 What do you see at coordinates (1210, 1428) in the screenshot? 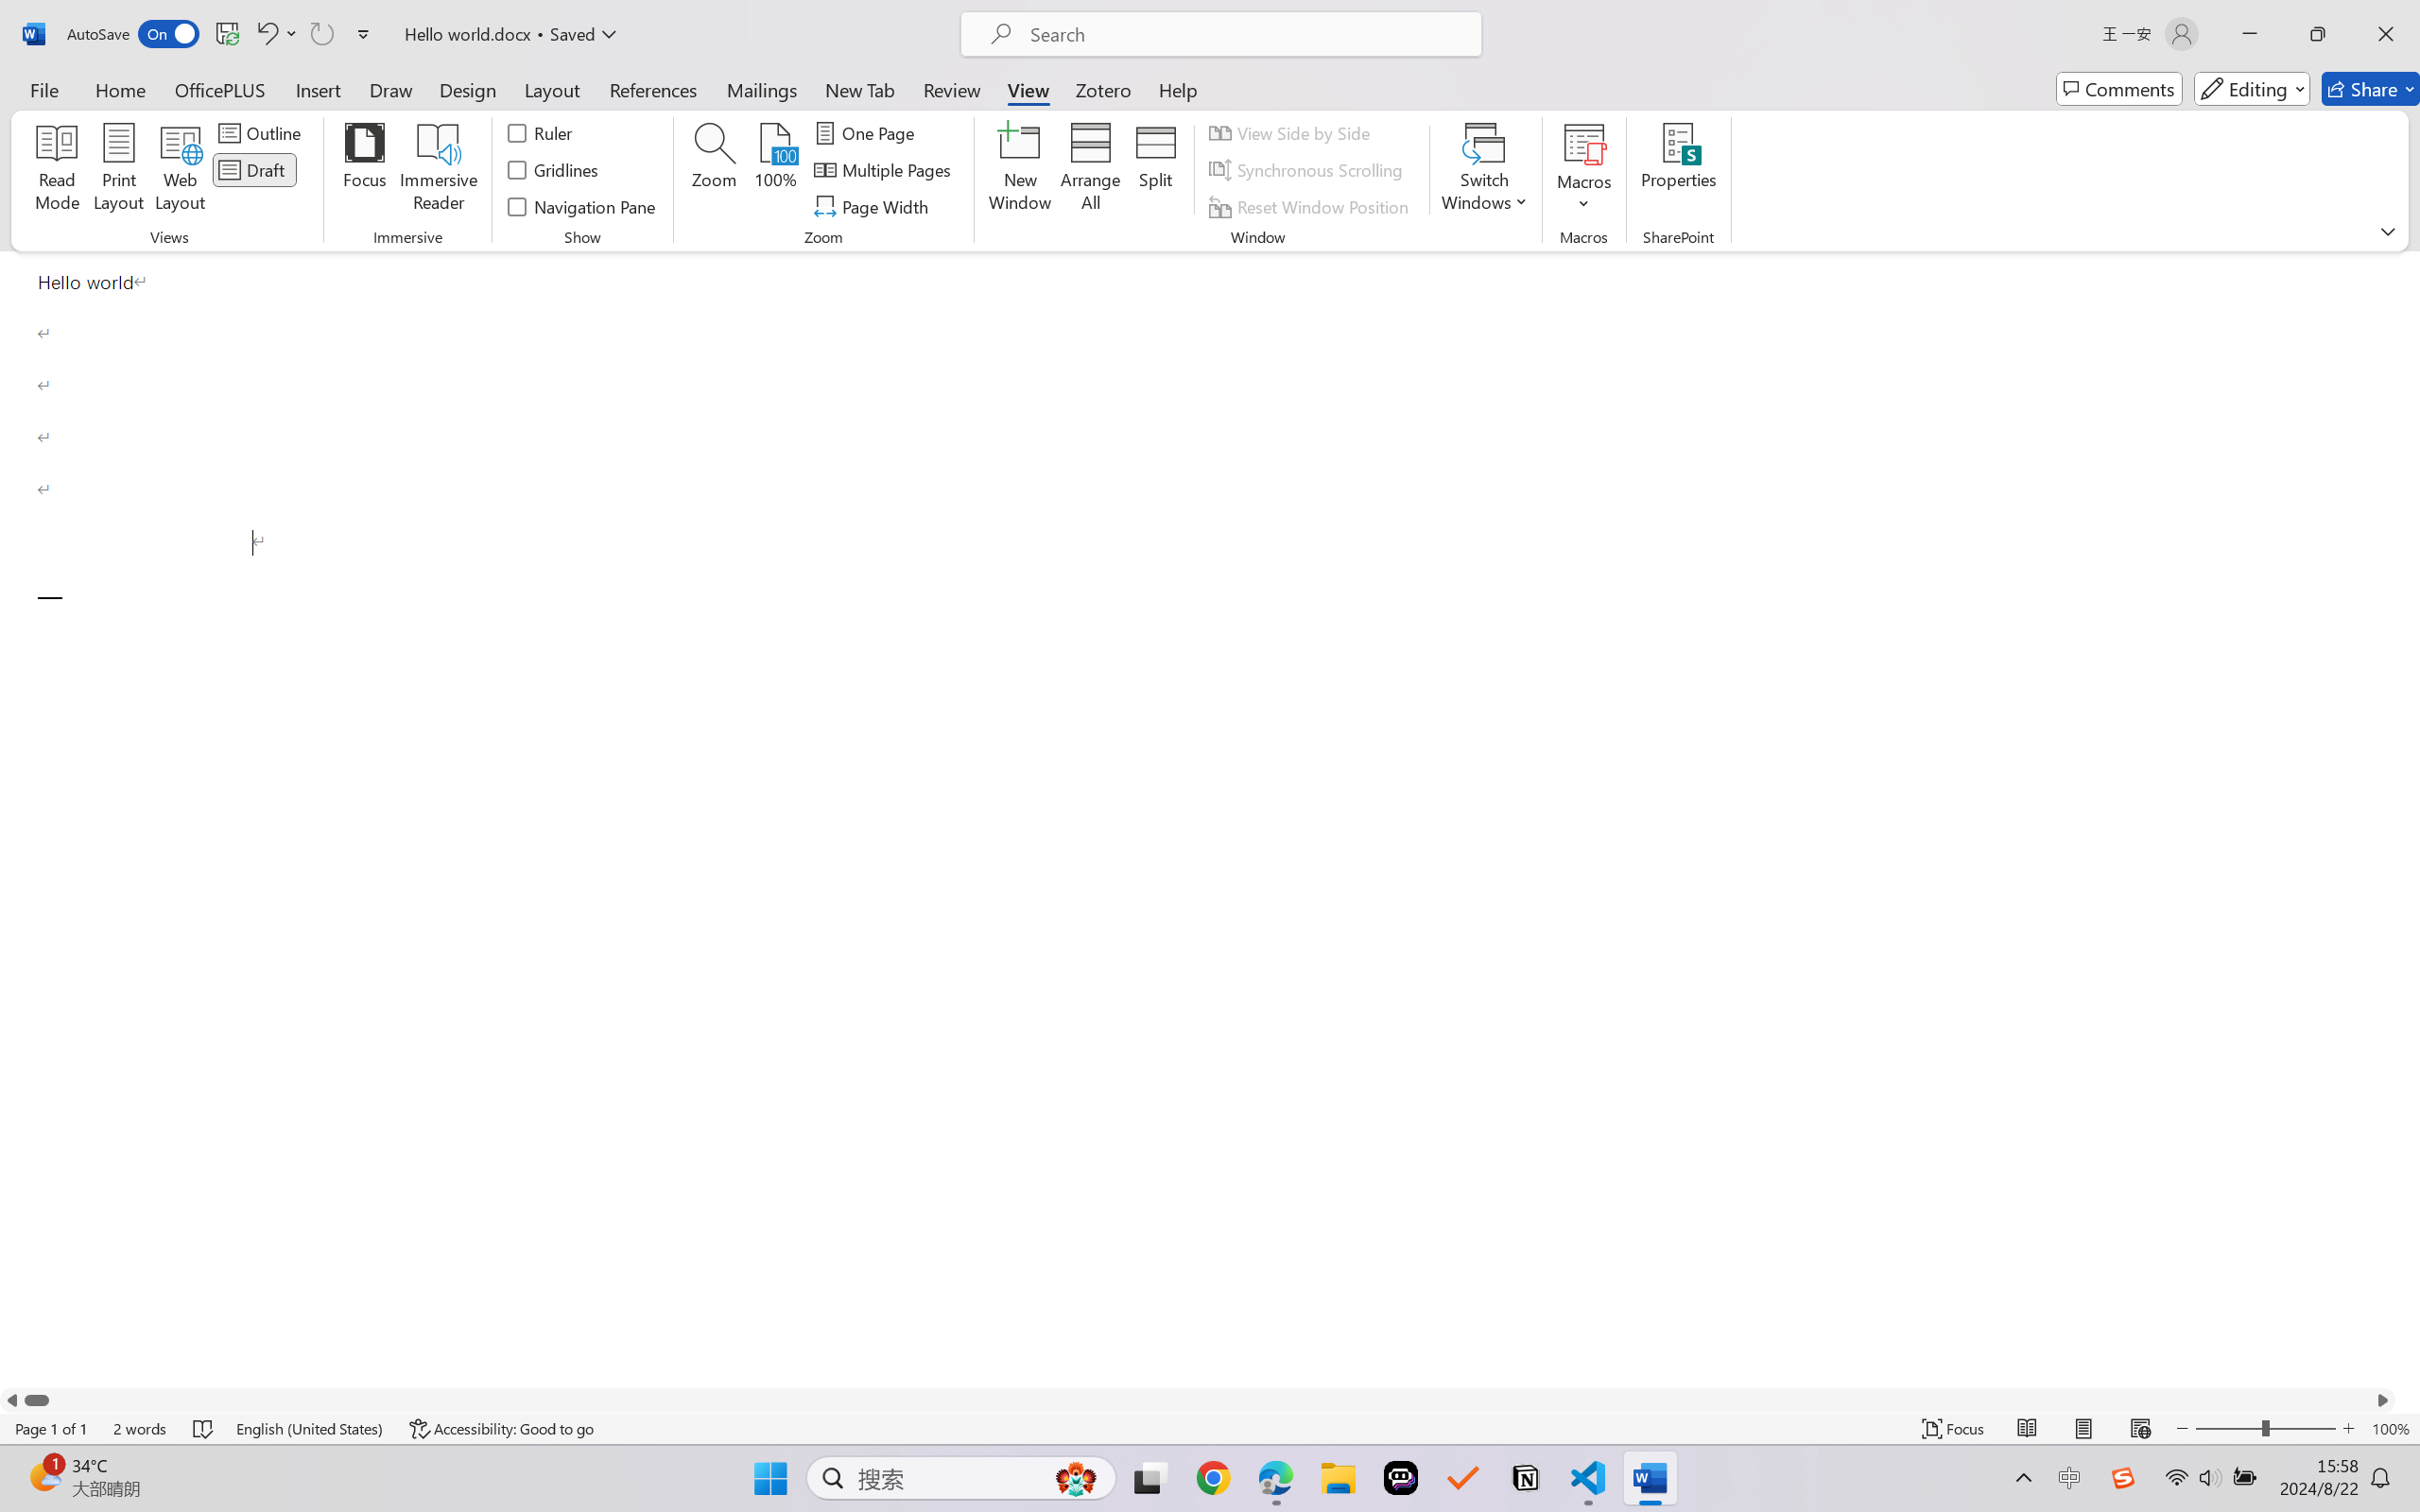
I see `'Class: MsoCommandBar'` at bounding box center [1210, 1428].